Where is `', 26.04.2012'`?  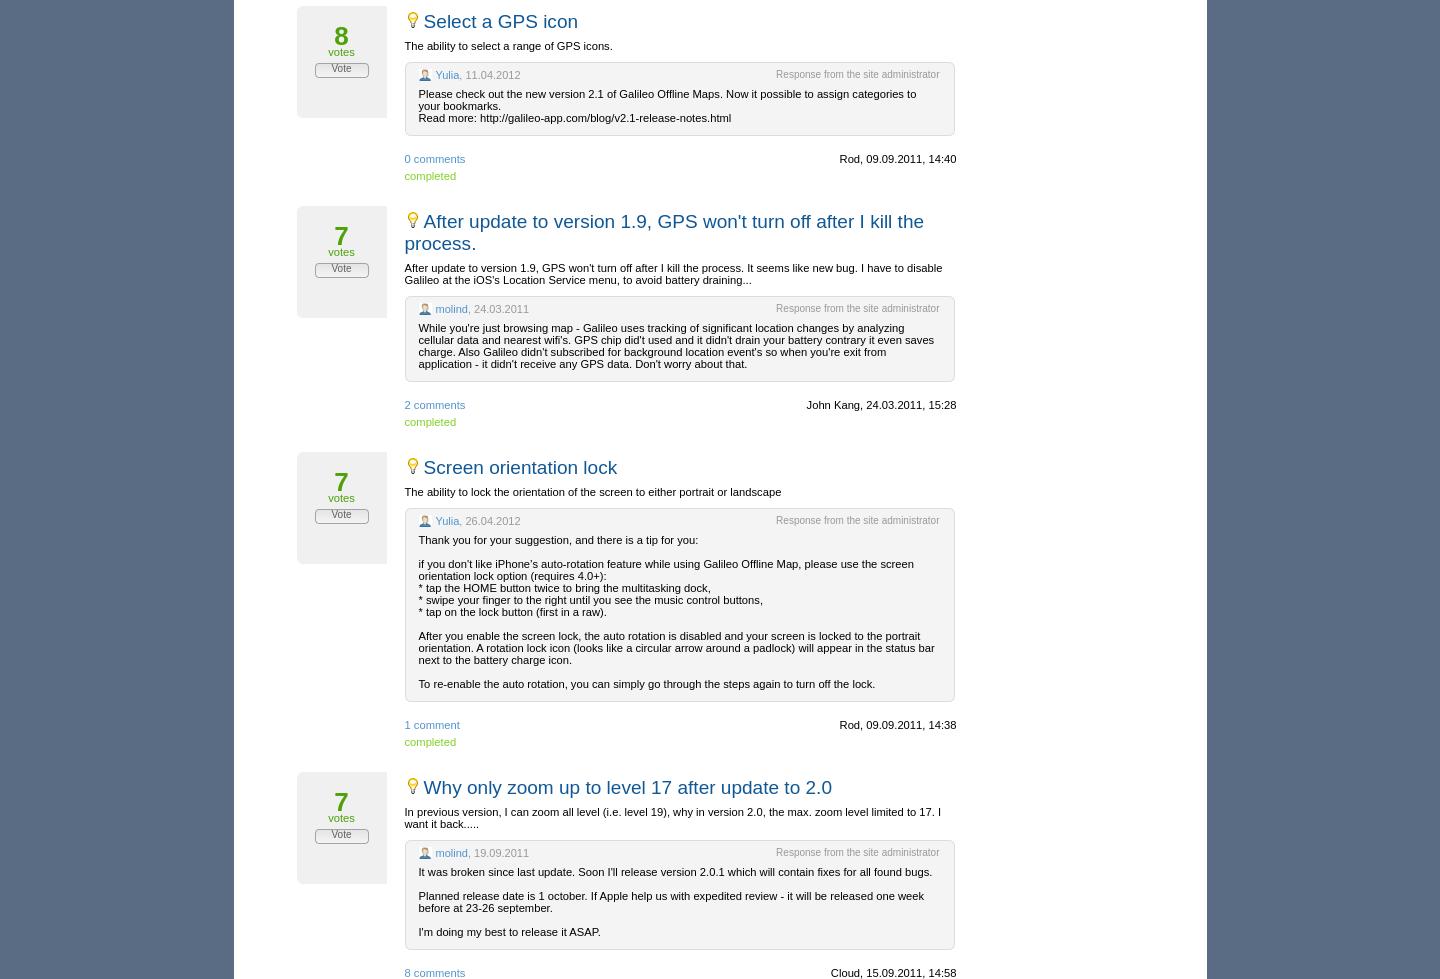
', 26.04.2012' is located at coordinates (488, 520).